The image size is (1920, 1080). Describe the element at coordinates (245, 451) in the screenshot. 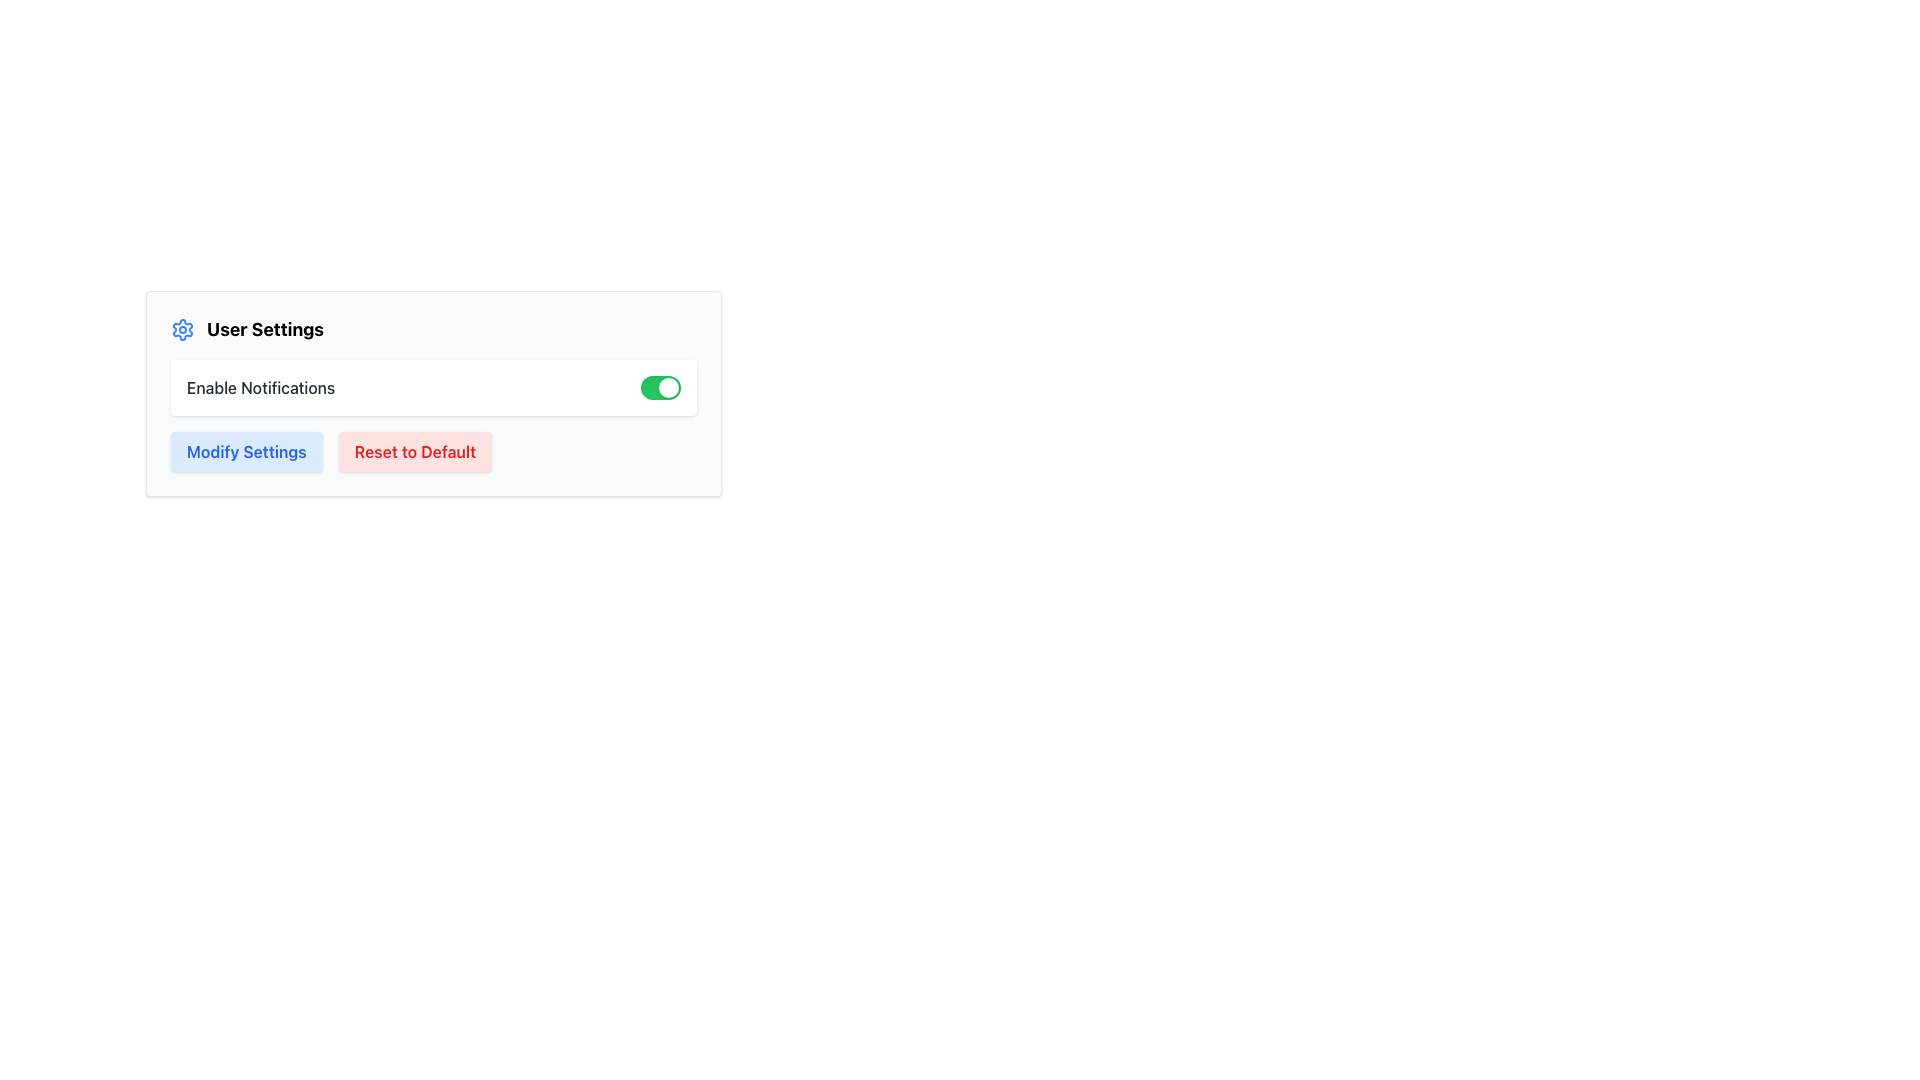

I see `the 'Modify Settings' button, which is a rectangular button with bold blue text on a light blue background` at that location.